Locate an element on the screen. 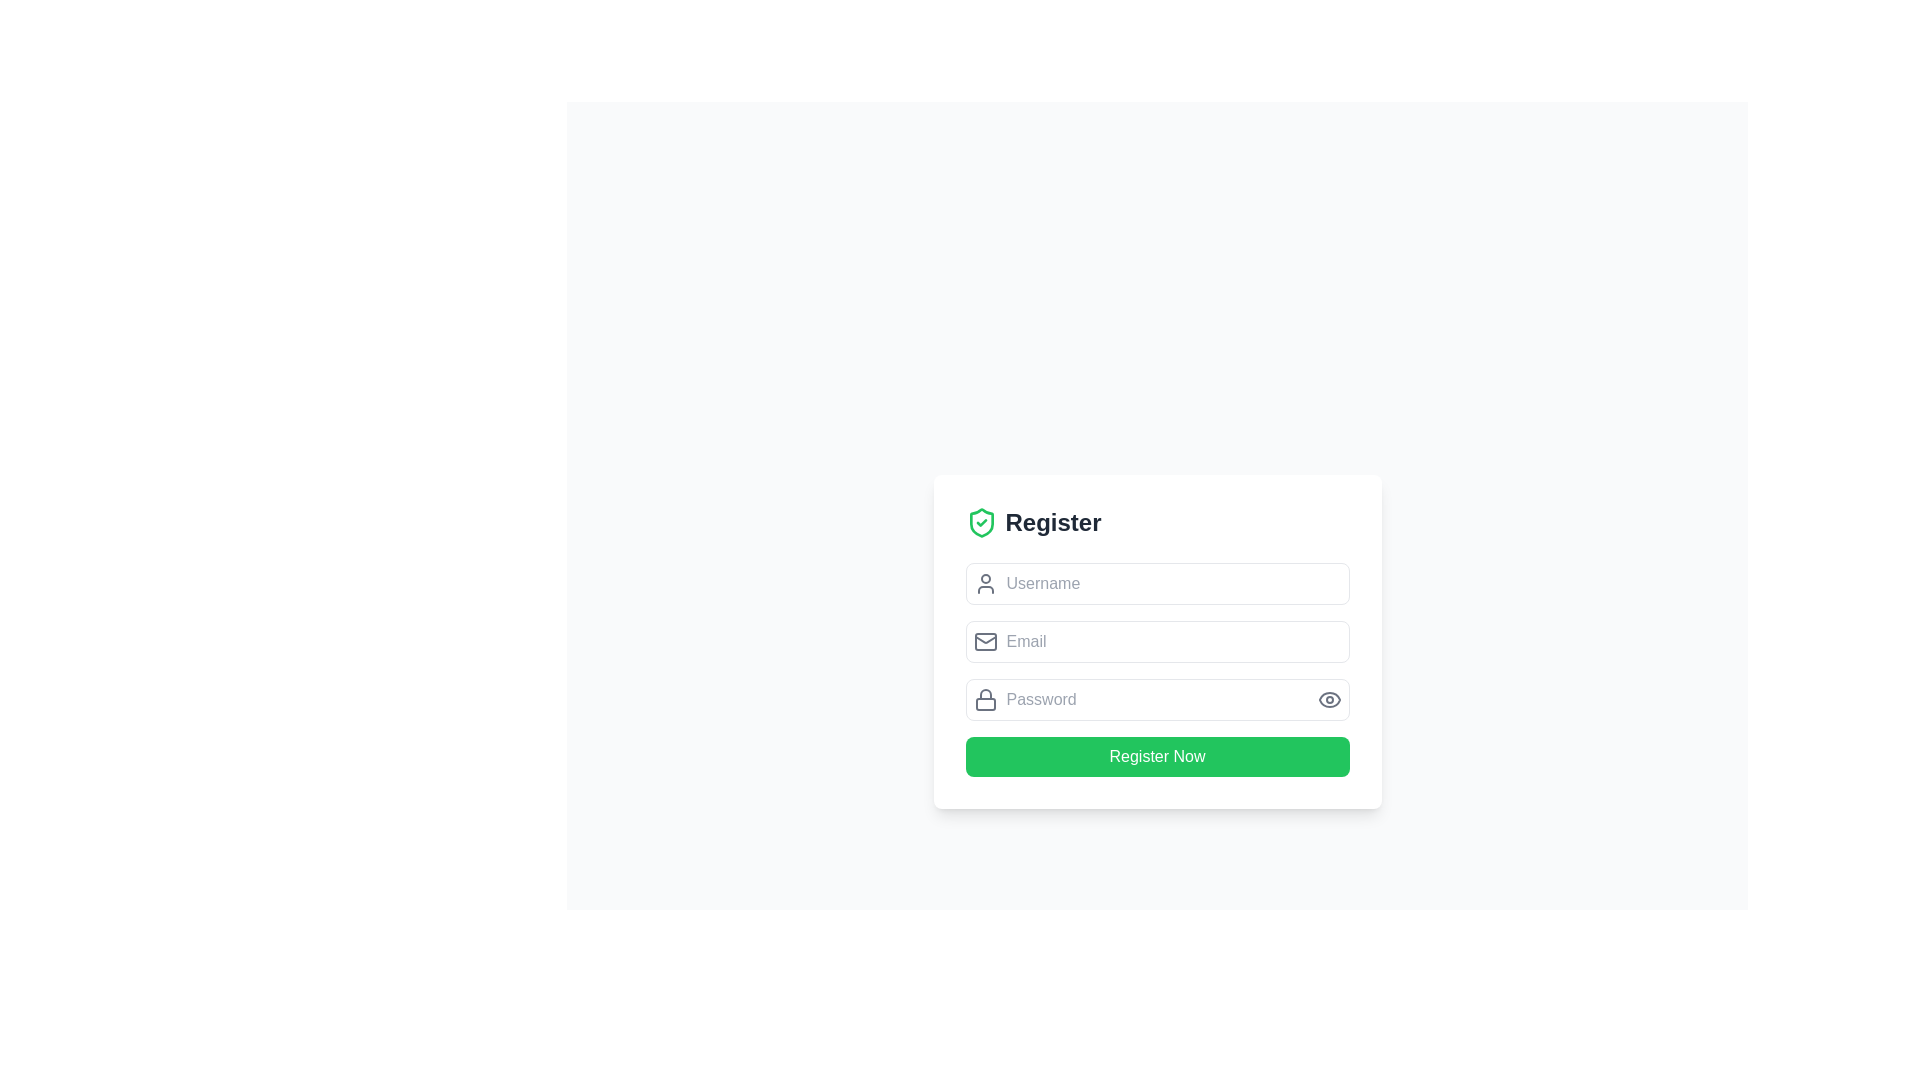 The image size is (1920, 1080). the Eye icon within the password input field is located at coordinates (1329, 698).